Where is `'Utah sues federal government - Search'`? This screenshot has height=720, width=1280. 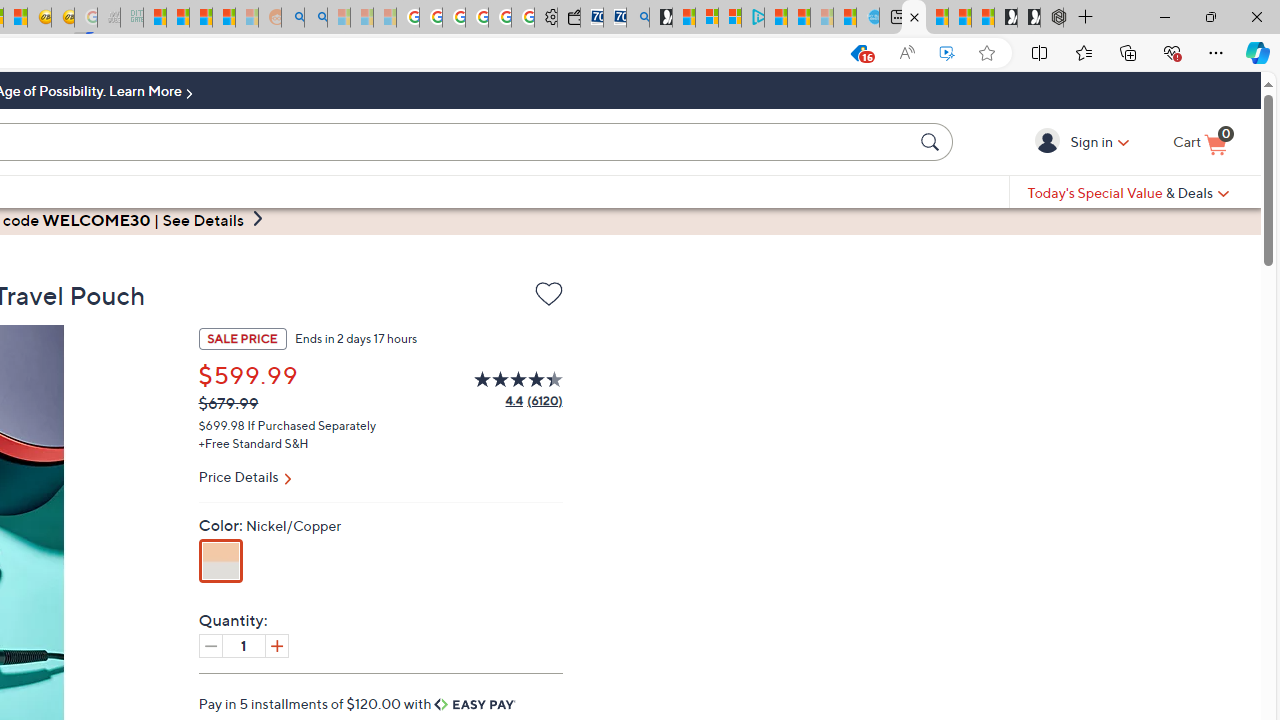
'Utah sues federal government - Search' is located at coordinates (314, 17).